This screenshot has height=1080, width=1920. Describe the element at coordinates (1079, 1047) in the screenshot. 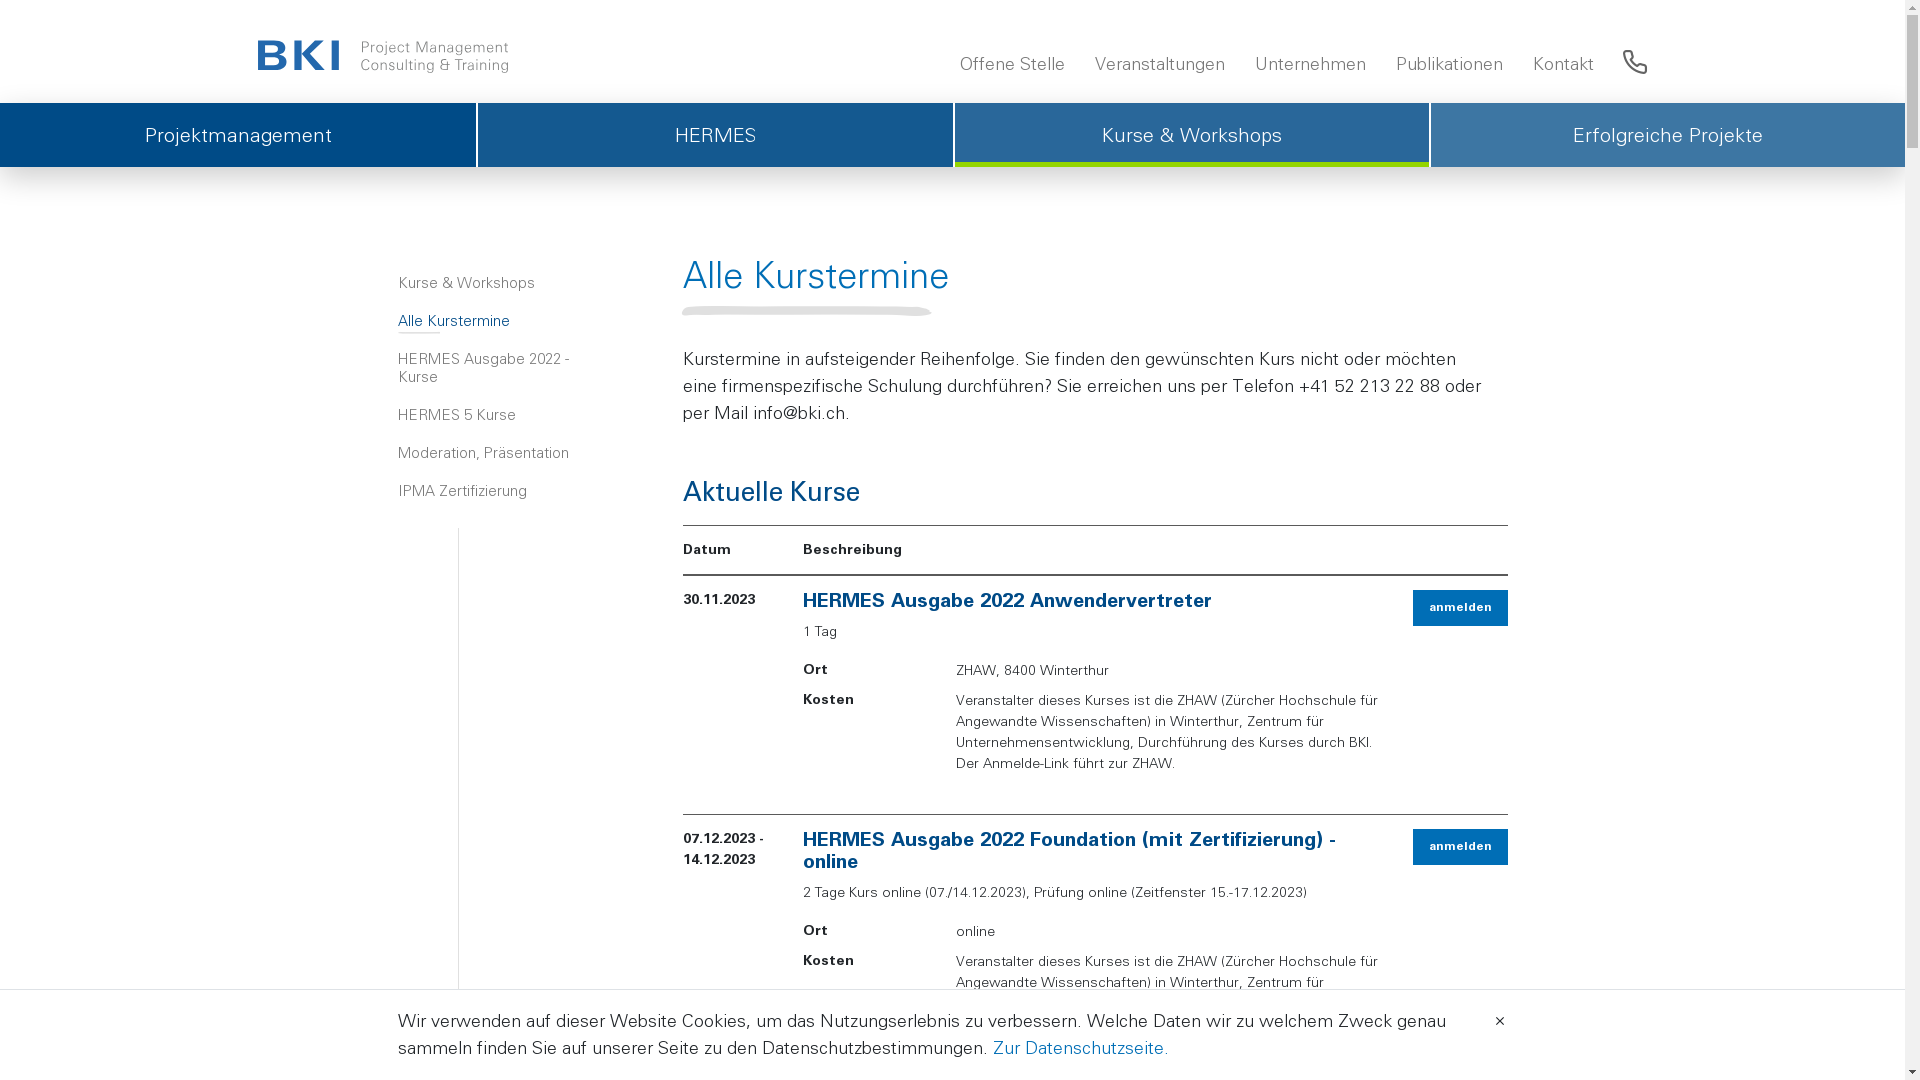

I see `'Zur Datenschutzseite.'` at that location.